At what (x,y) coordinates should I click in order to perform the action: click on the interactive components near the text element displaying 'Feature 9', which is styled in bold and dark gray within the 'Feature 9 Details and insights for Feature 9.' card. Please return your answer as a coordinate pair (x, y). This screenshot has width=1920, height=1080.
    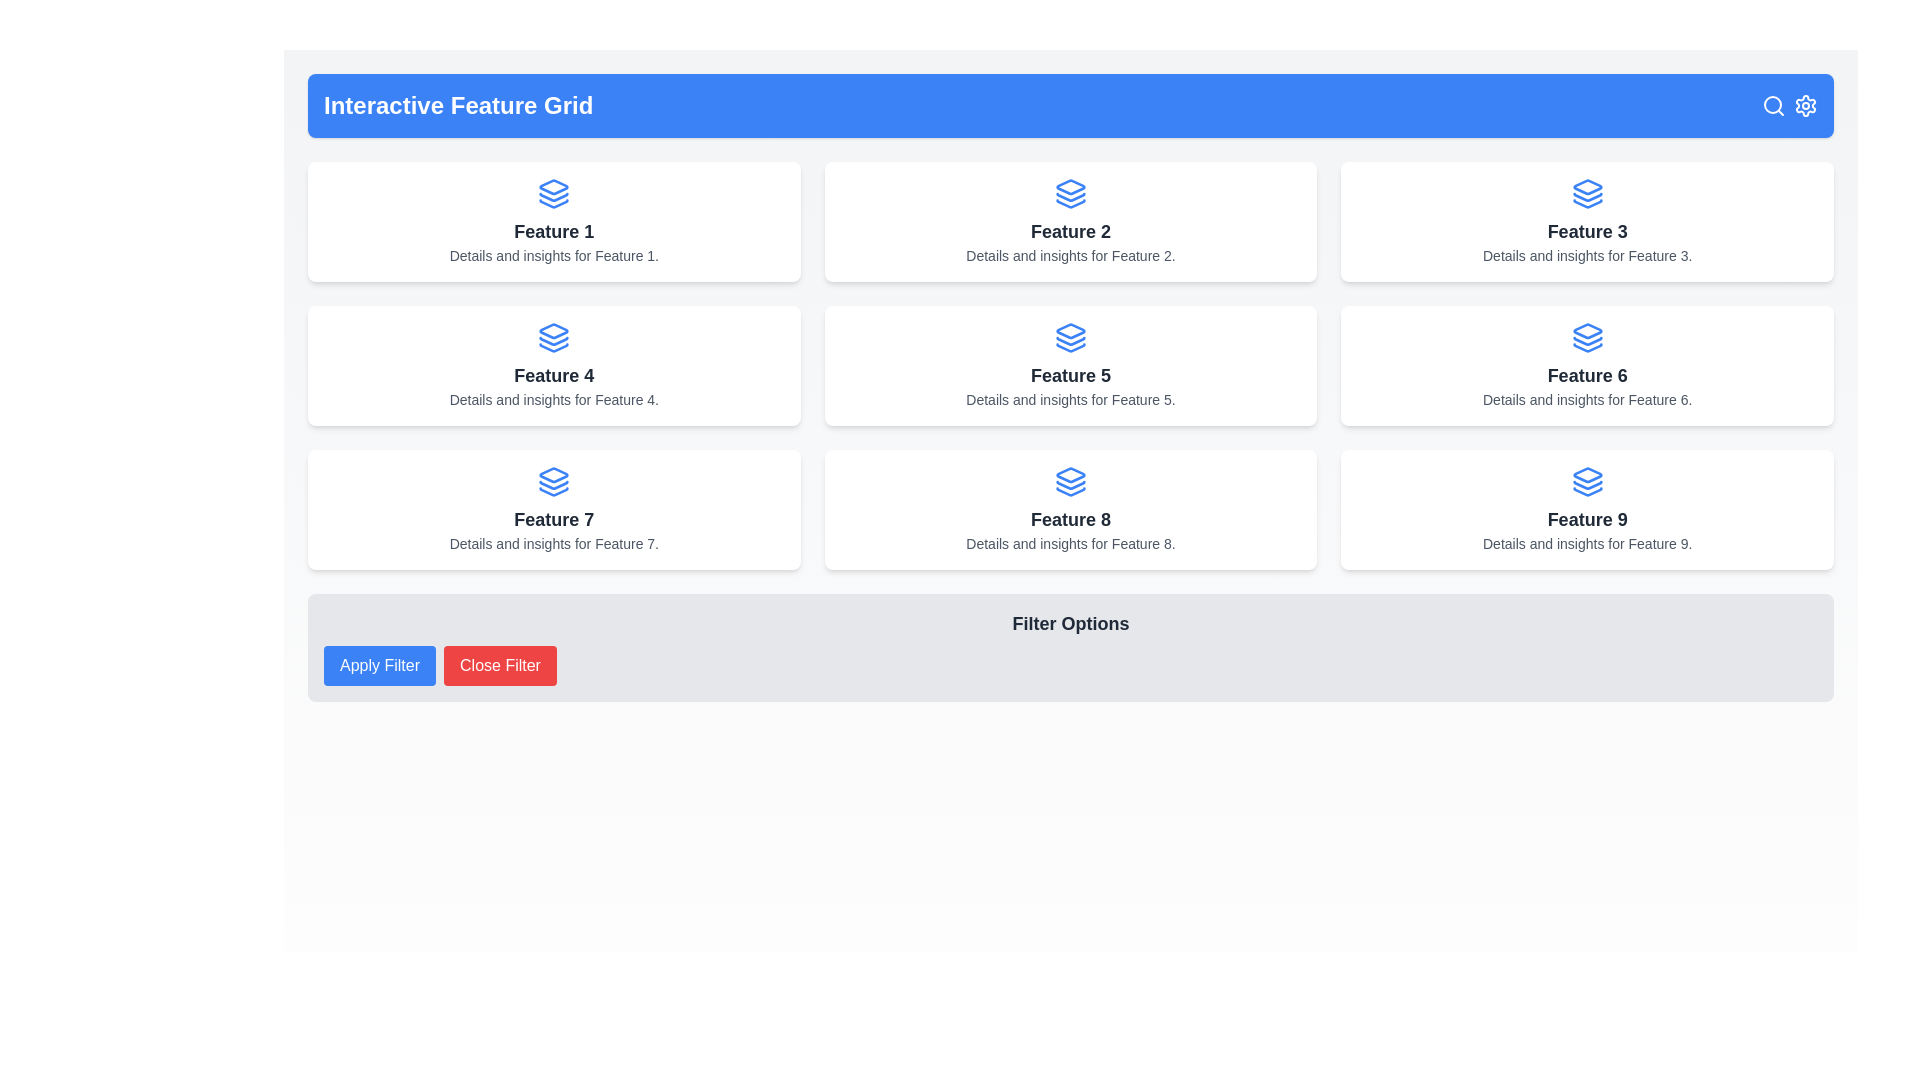
    Looking at the image, I should click on (1586, 519).